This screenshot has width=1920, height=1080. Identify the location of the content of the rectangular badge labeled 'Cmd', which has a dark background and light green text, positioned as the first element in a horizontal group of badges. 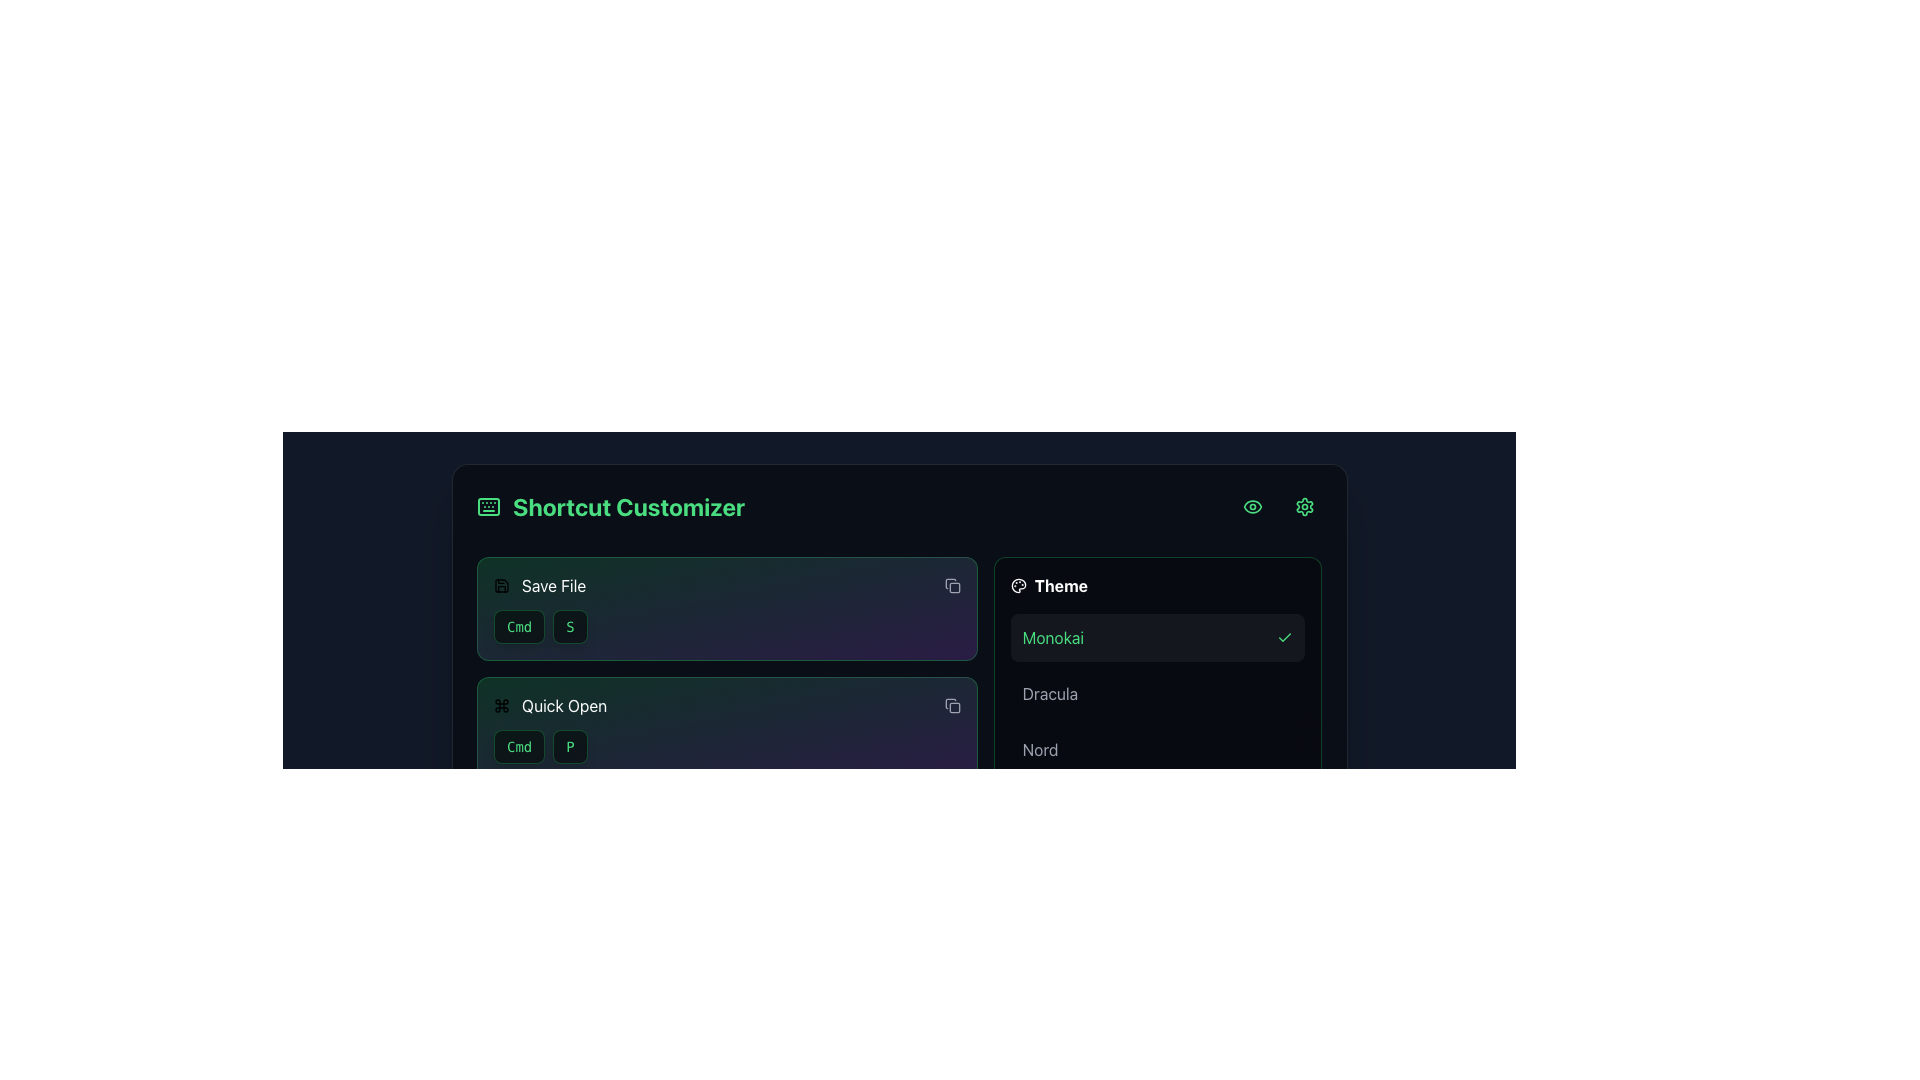
(519, 986).